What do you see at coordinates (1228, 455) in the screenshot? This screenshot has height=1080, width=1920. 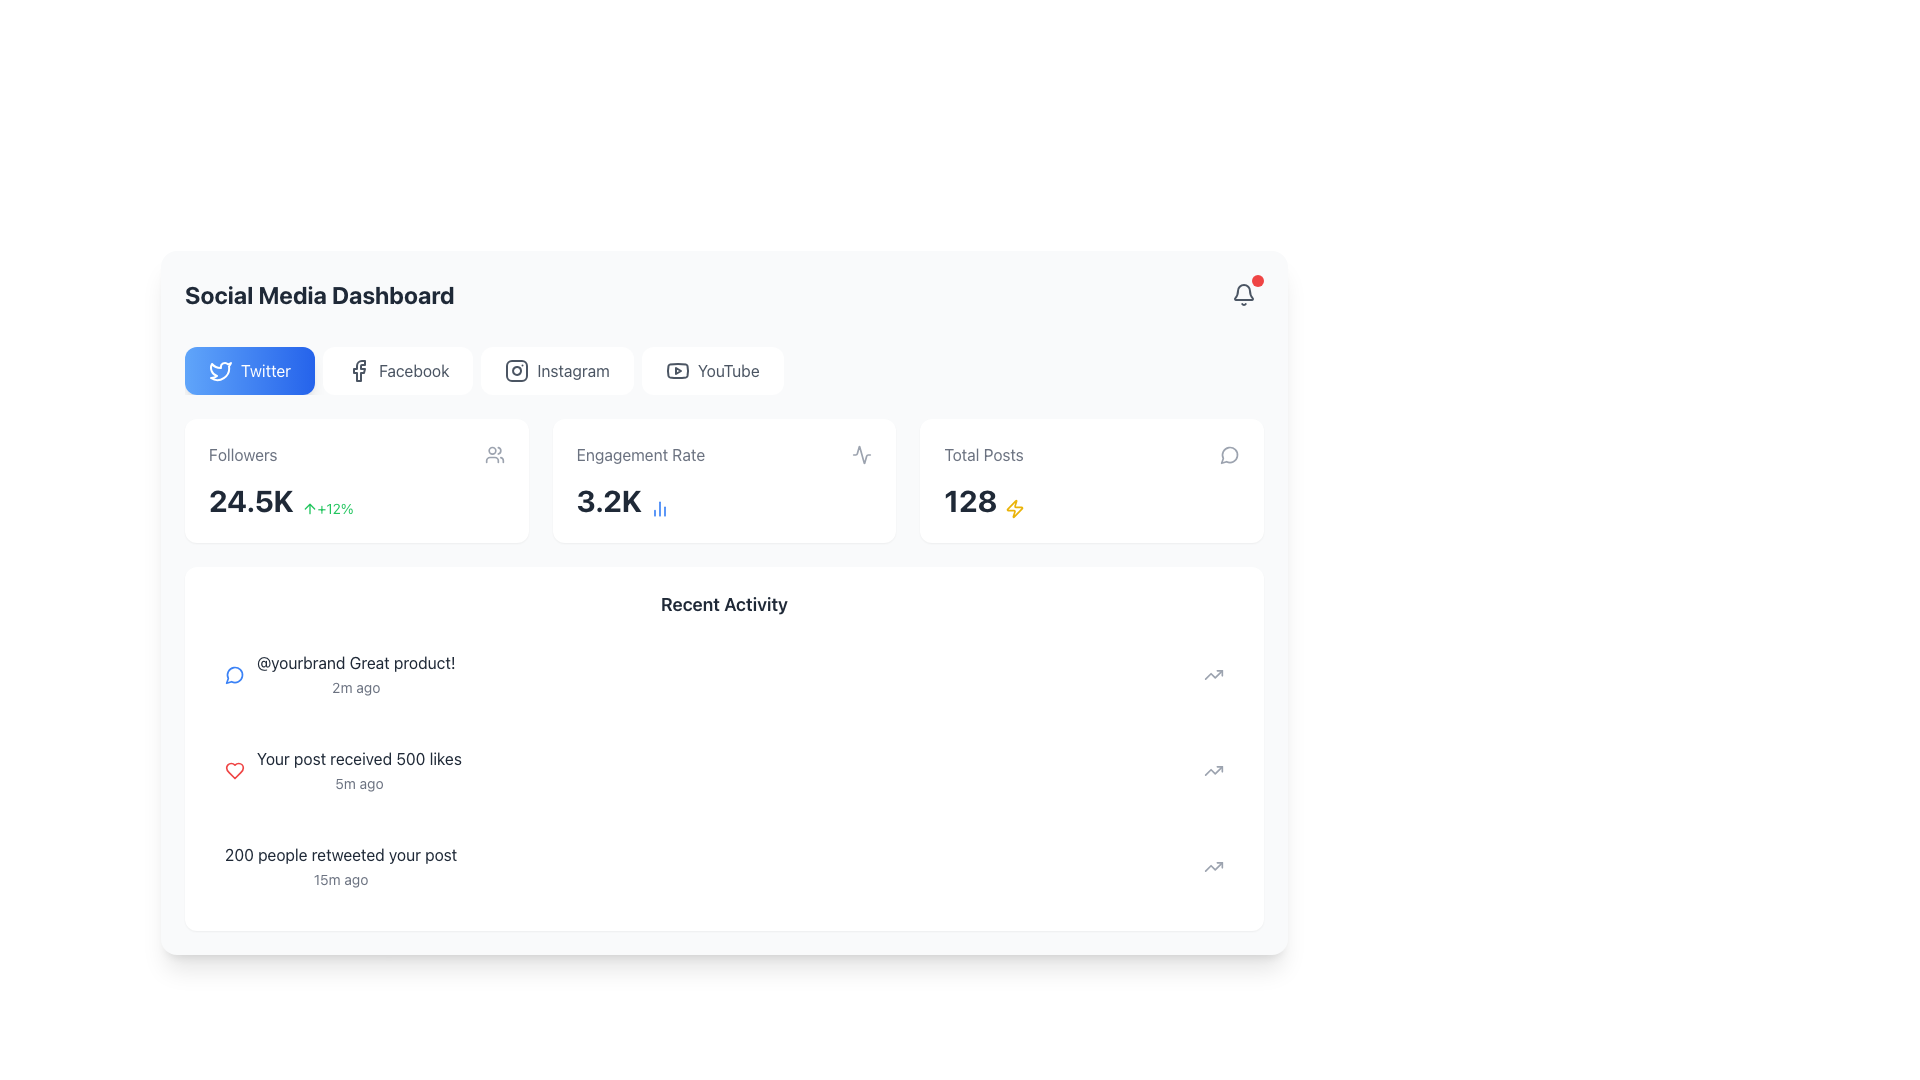 I see `the circular icon with a message bubble design, located near the top-right corner of the user interface, slightly below and to the left of the bell icon` at bounding box center [1228, 455].